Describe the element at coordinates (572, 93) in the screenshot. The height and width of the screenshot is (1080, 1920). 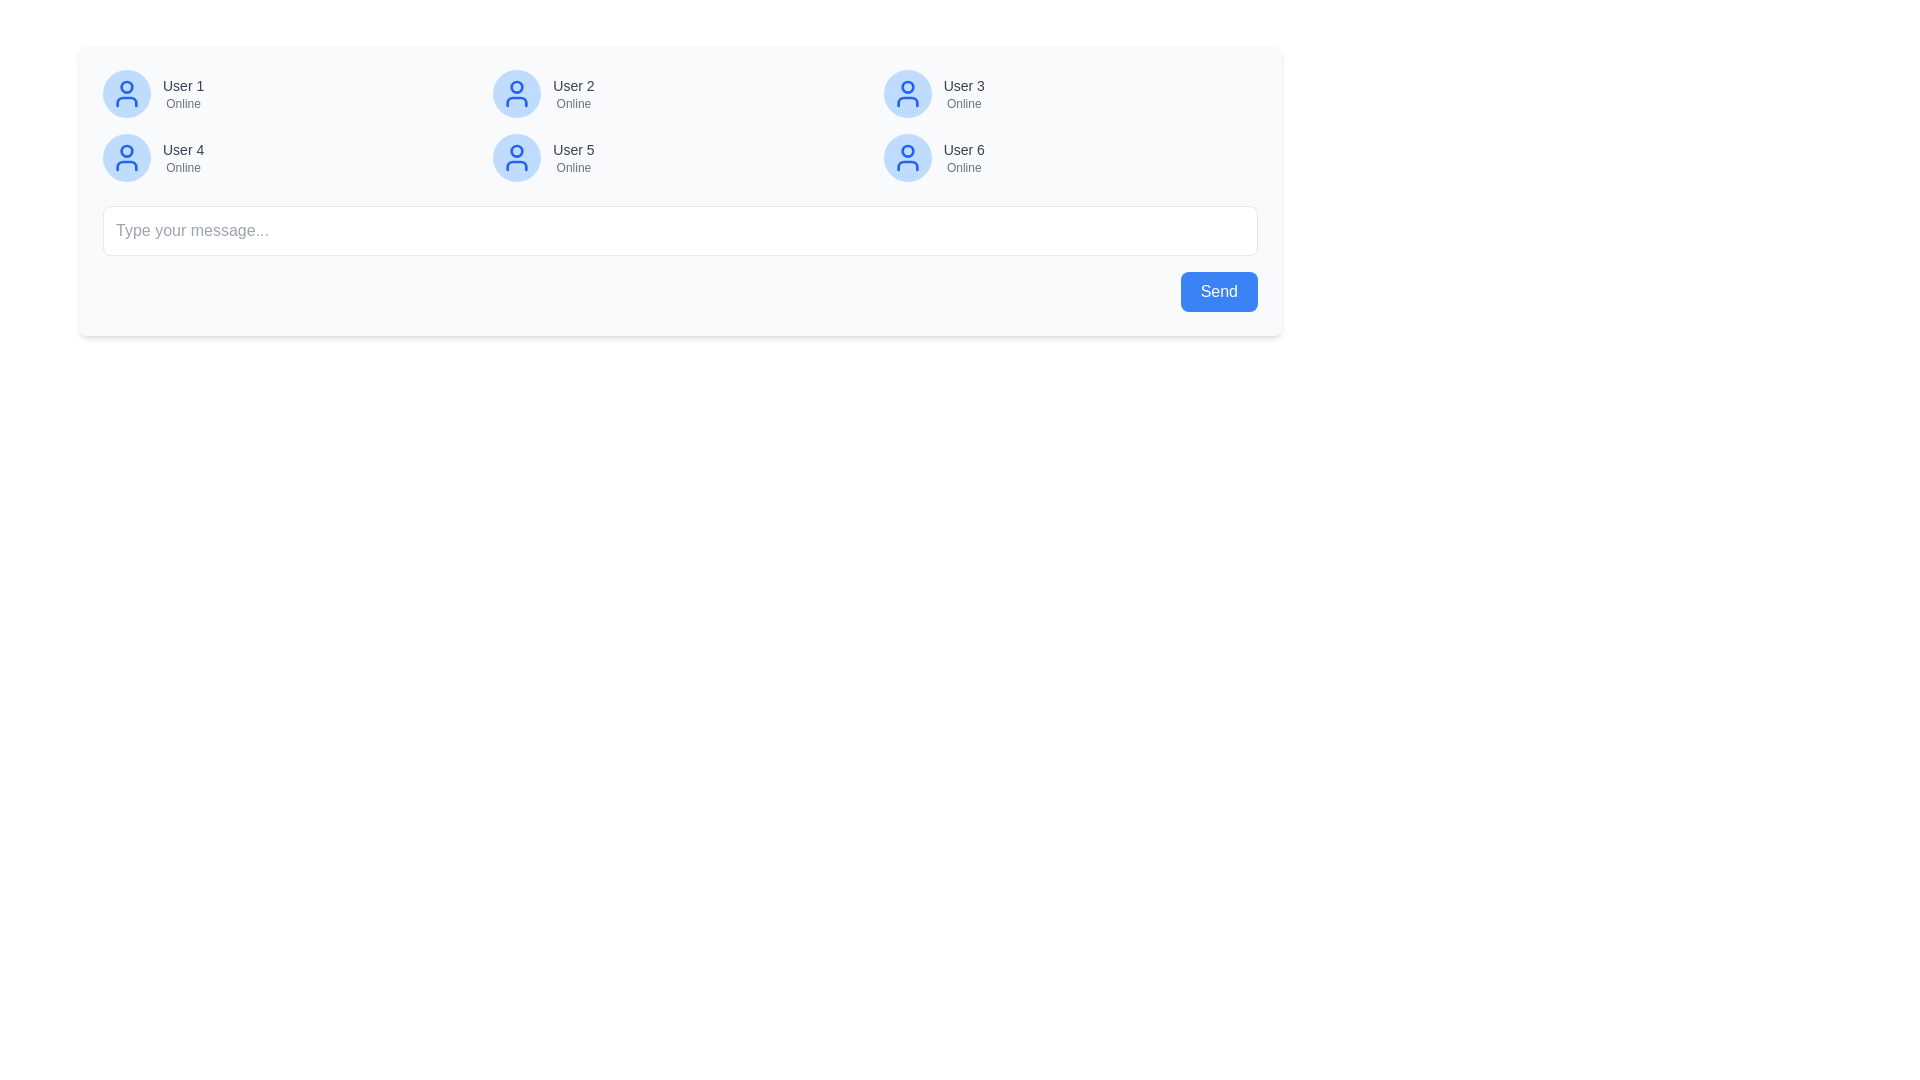
I see `the text block displaying 'User 2' in bold gray text and 'Online' in smaller gray text, which is the second entry in the user list` at that location.